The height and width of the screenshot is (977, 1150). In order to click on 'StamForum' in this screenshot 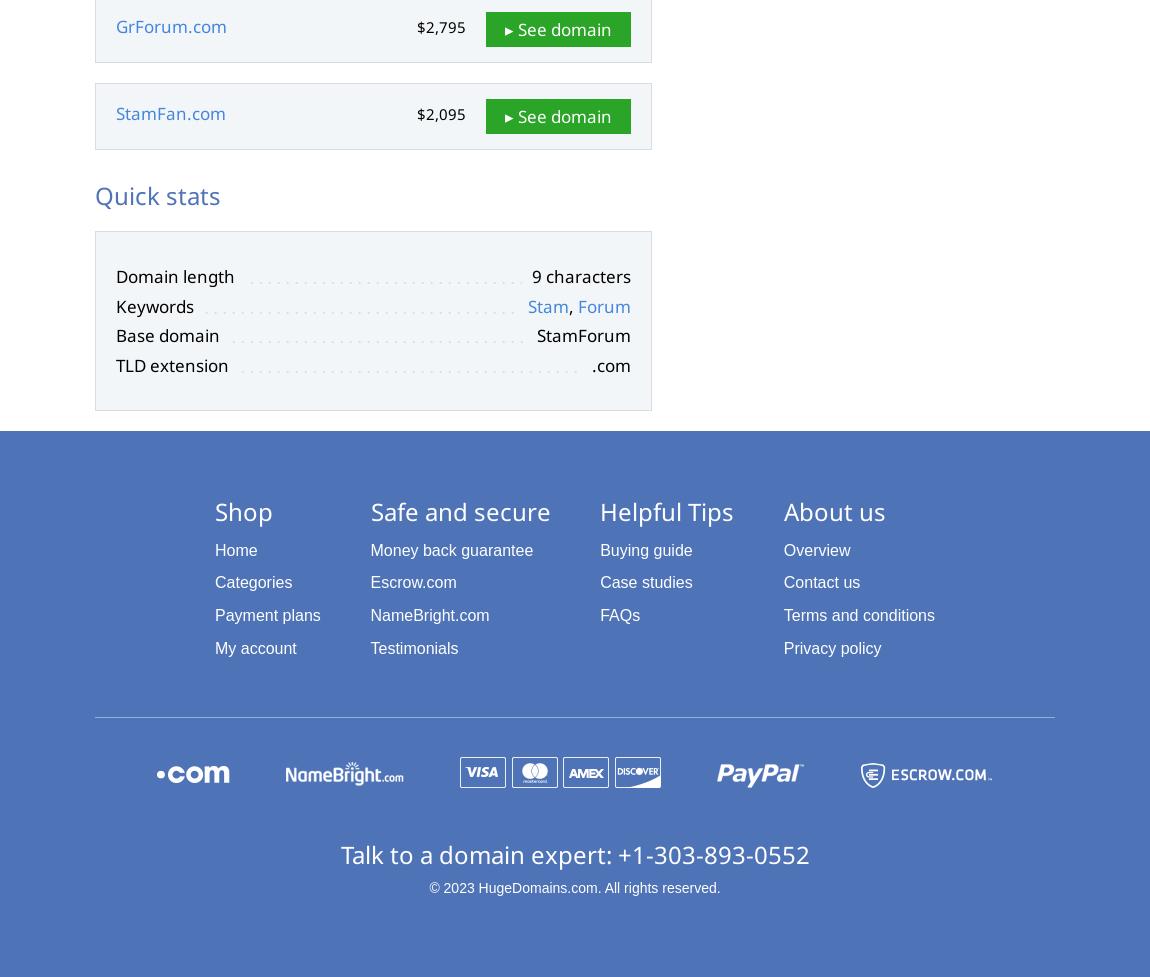, I will do `click(537, 335)`.